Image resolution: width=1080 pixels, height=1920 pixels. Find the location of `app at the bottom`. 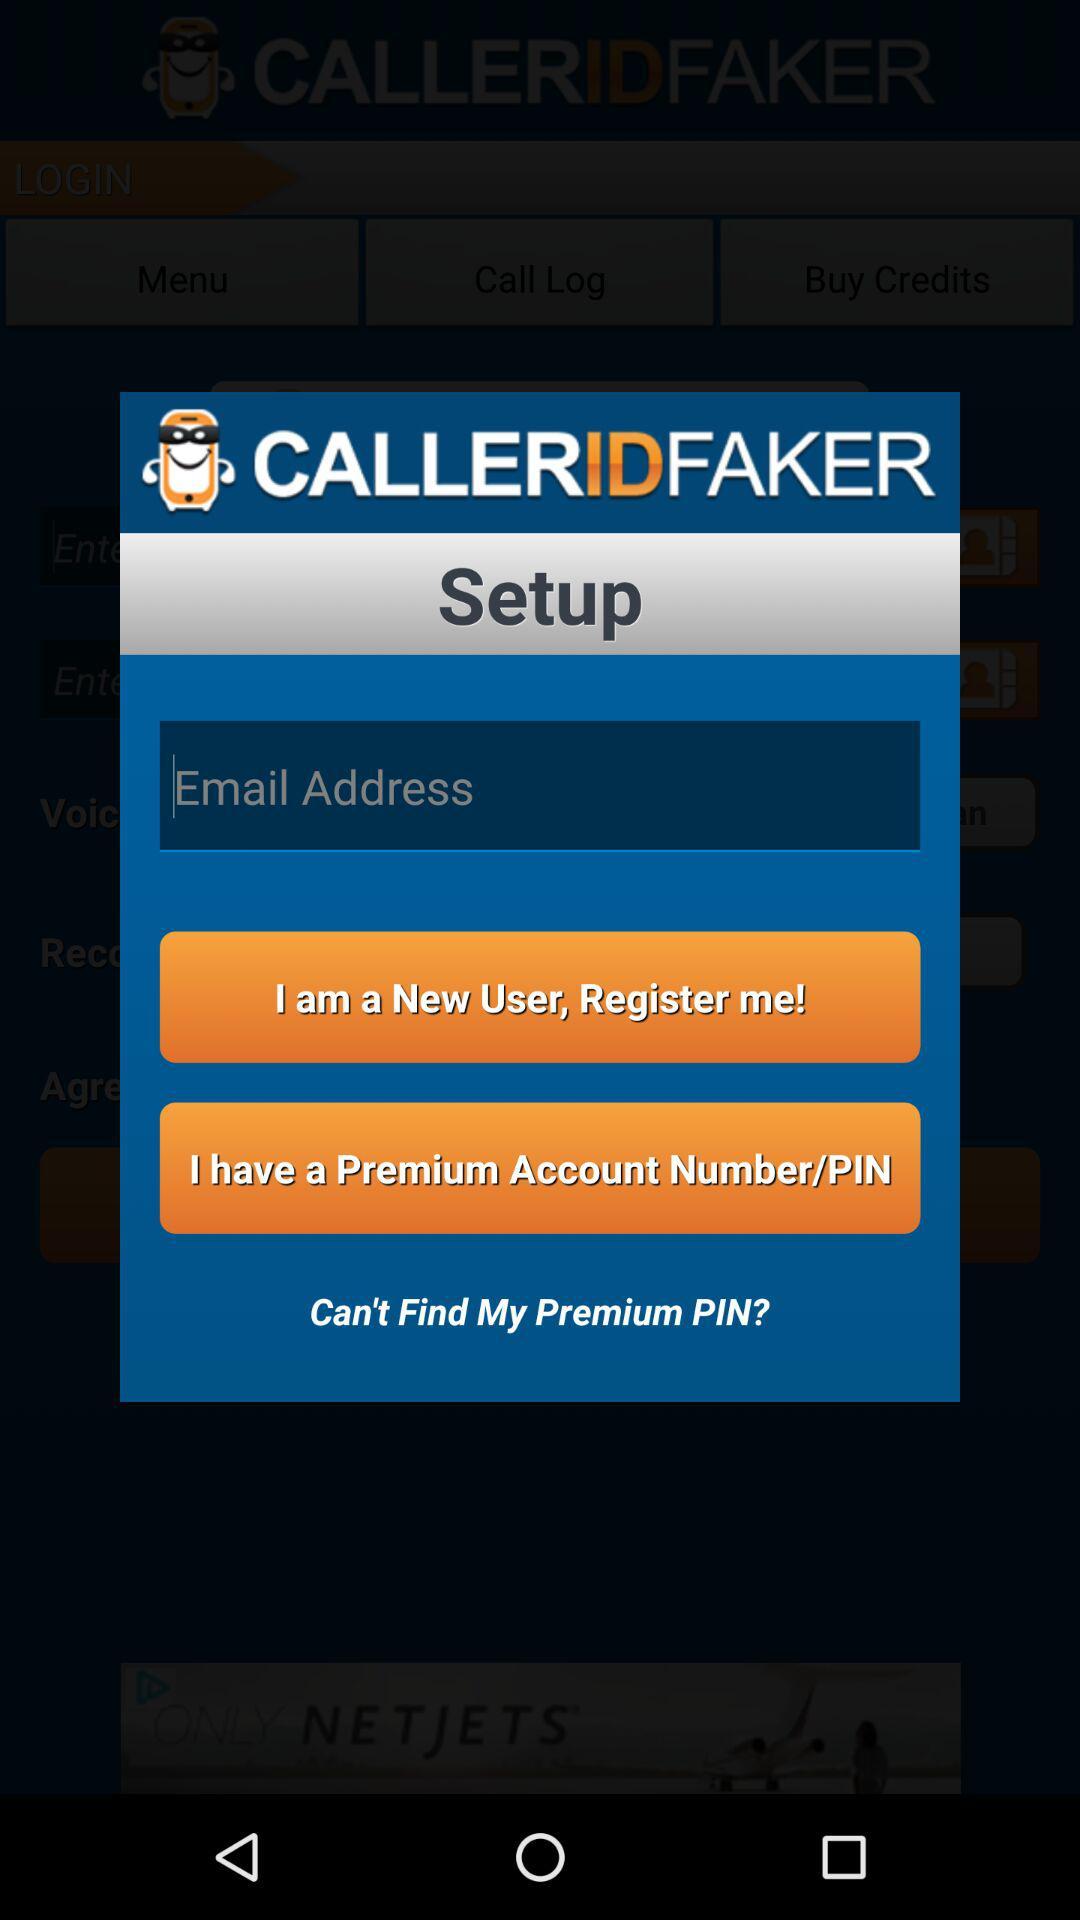

app at the bottom is located at coordinates (538, 1297).